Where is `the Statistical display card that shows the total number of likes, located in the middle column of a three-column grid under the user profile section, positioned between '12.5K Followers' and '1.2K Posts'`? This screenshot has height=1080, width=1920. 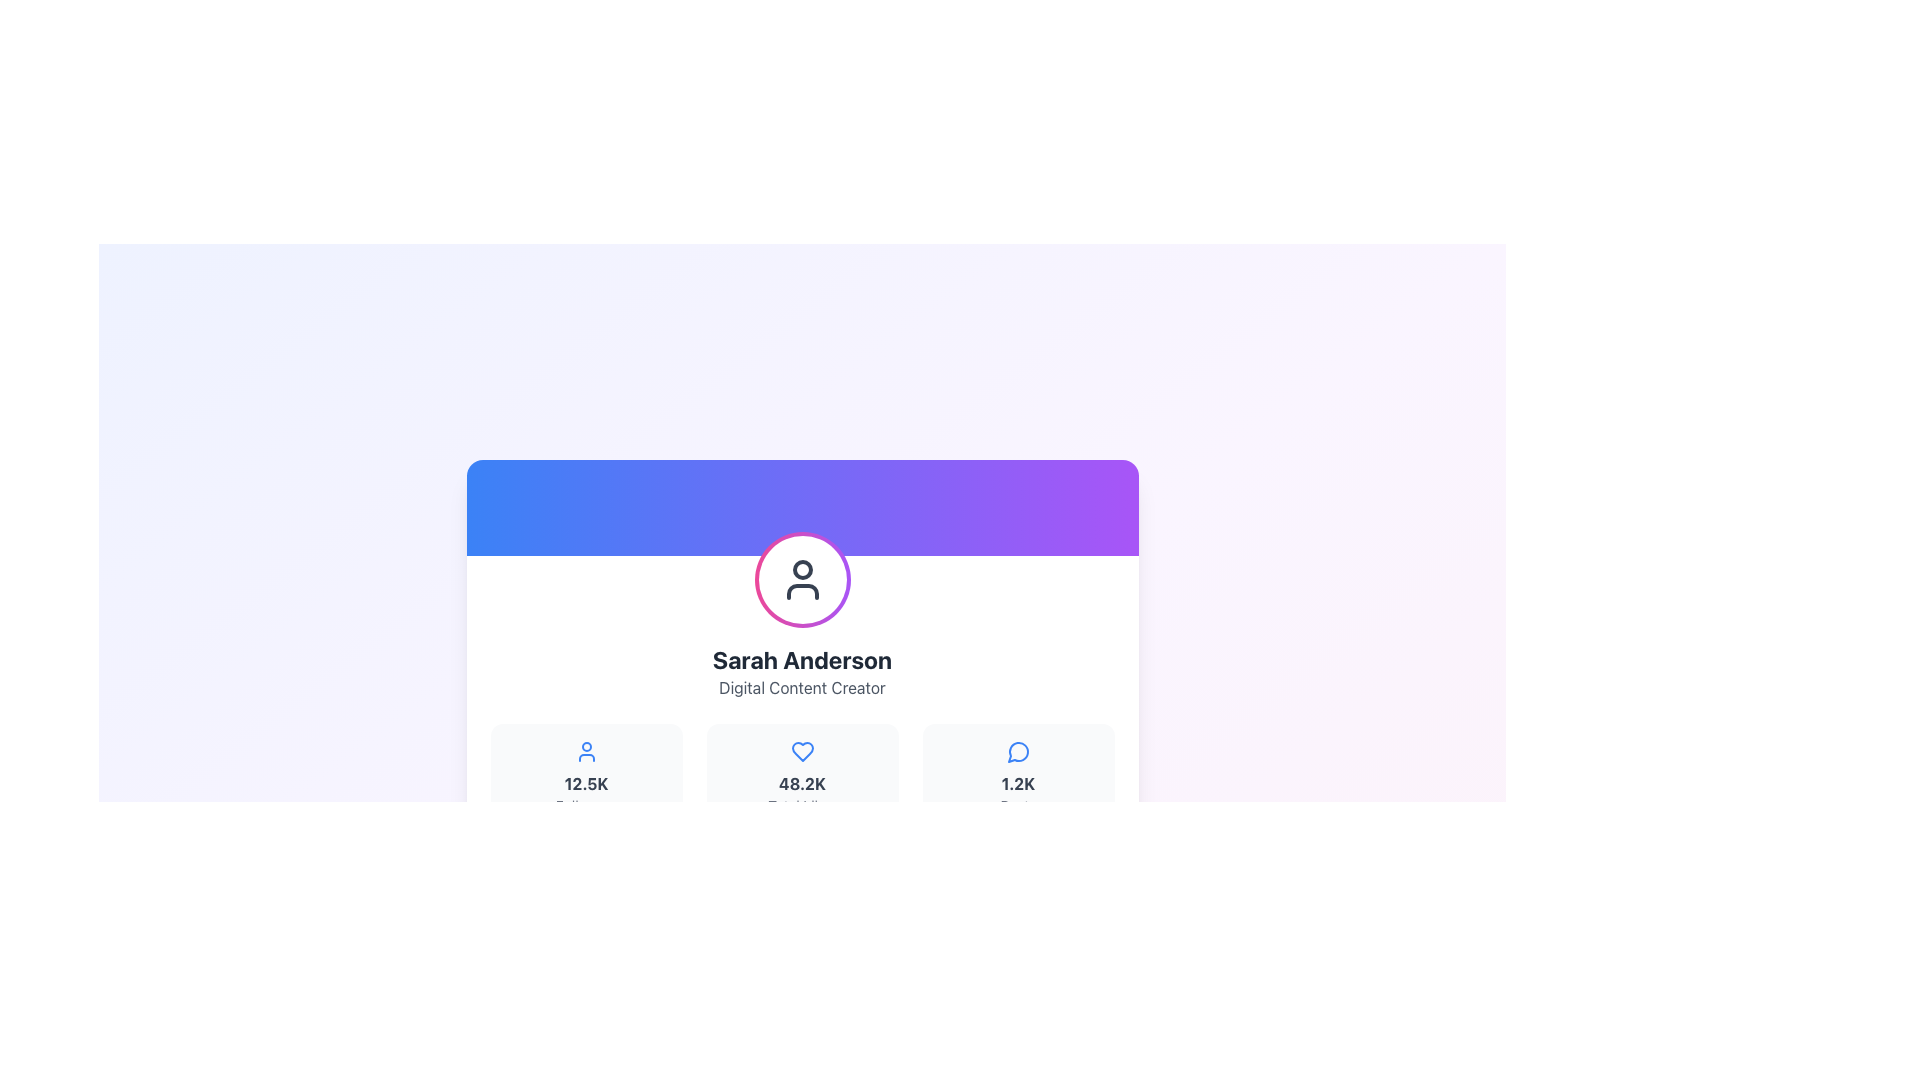
the Statistical display card that shows the total number of likes, located in the middle column of a three-column grid under the user profile section, positioned between '12.5K Followers' and '1.2K Posts' is located at coordinates (802, 777).